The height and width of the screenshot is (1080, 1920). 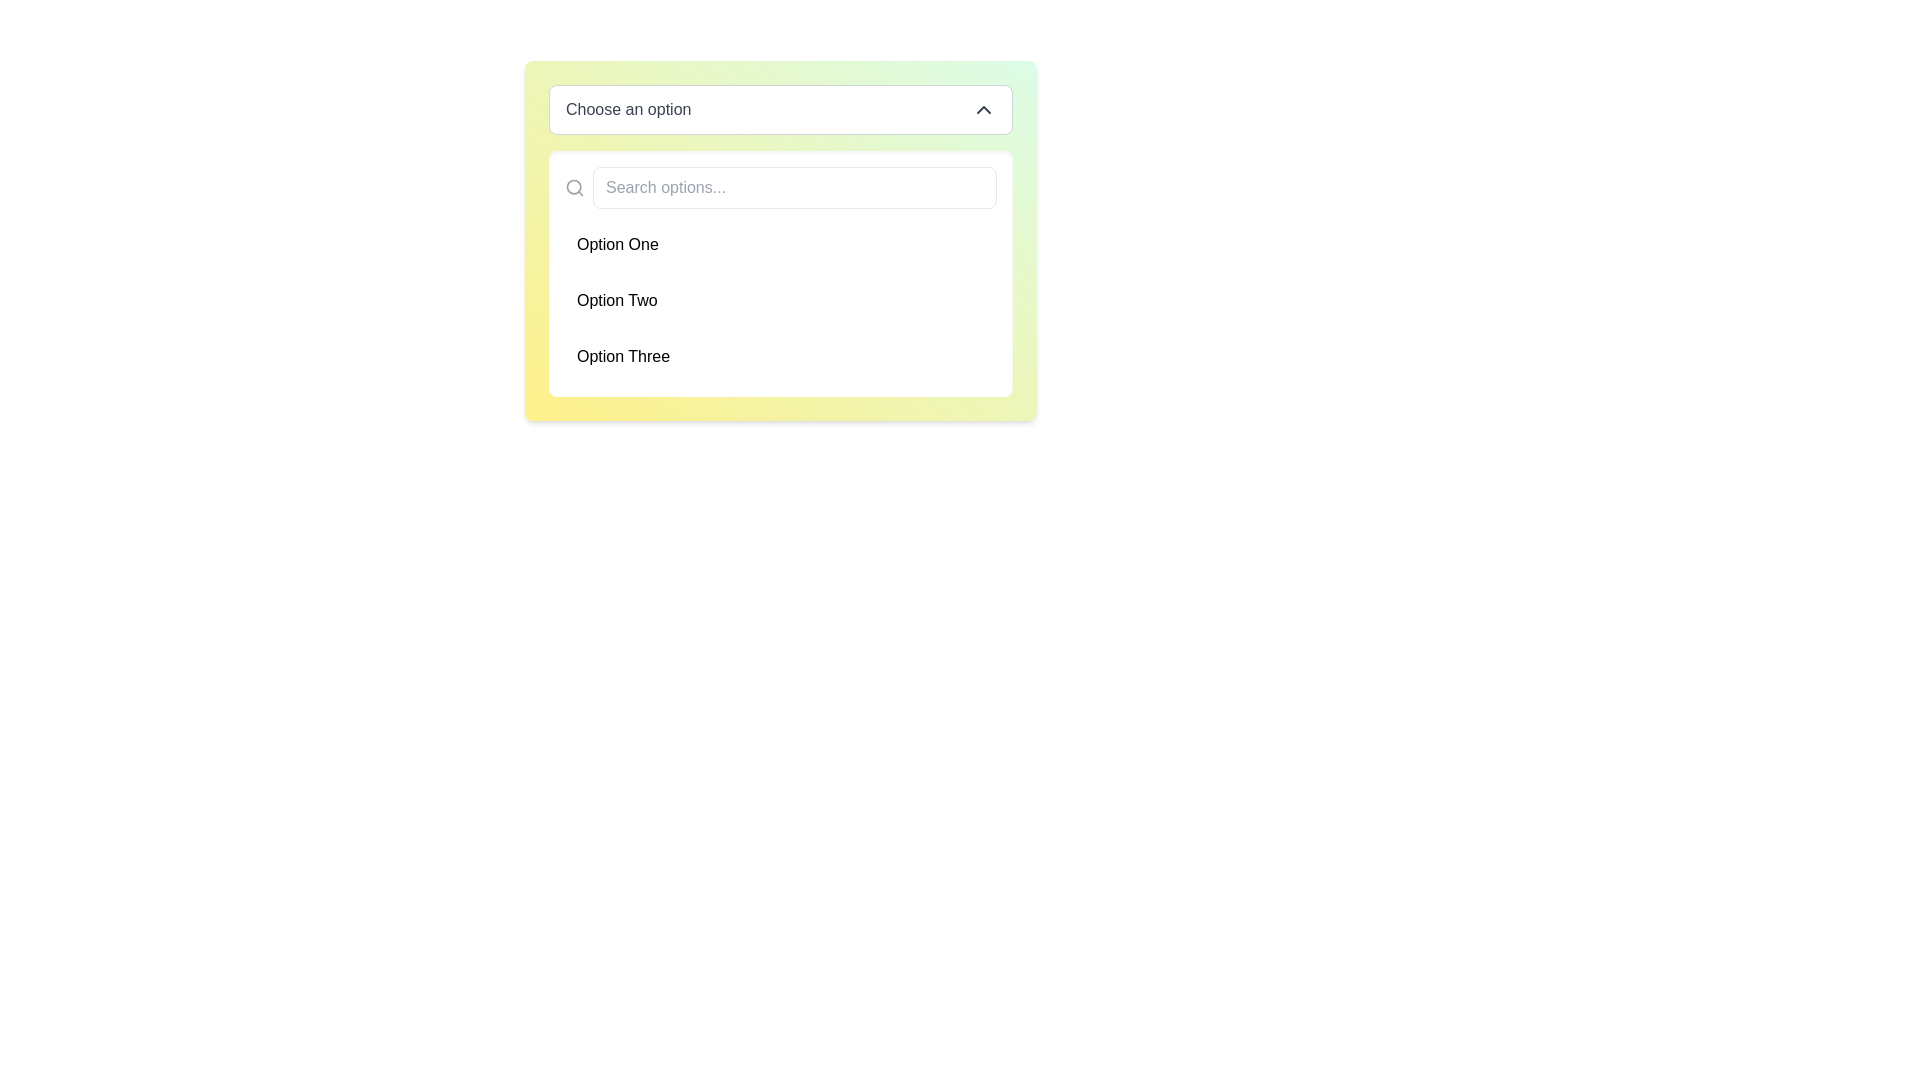 What do you see at coordinates (780, 273) in the screenshot?
I see `the options in the Dropdown Search Box, which is a white interactive box with rounded corners and an inner shadow, positioned below the 'Choose an option' button` at bounding box center [780, 273].